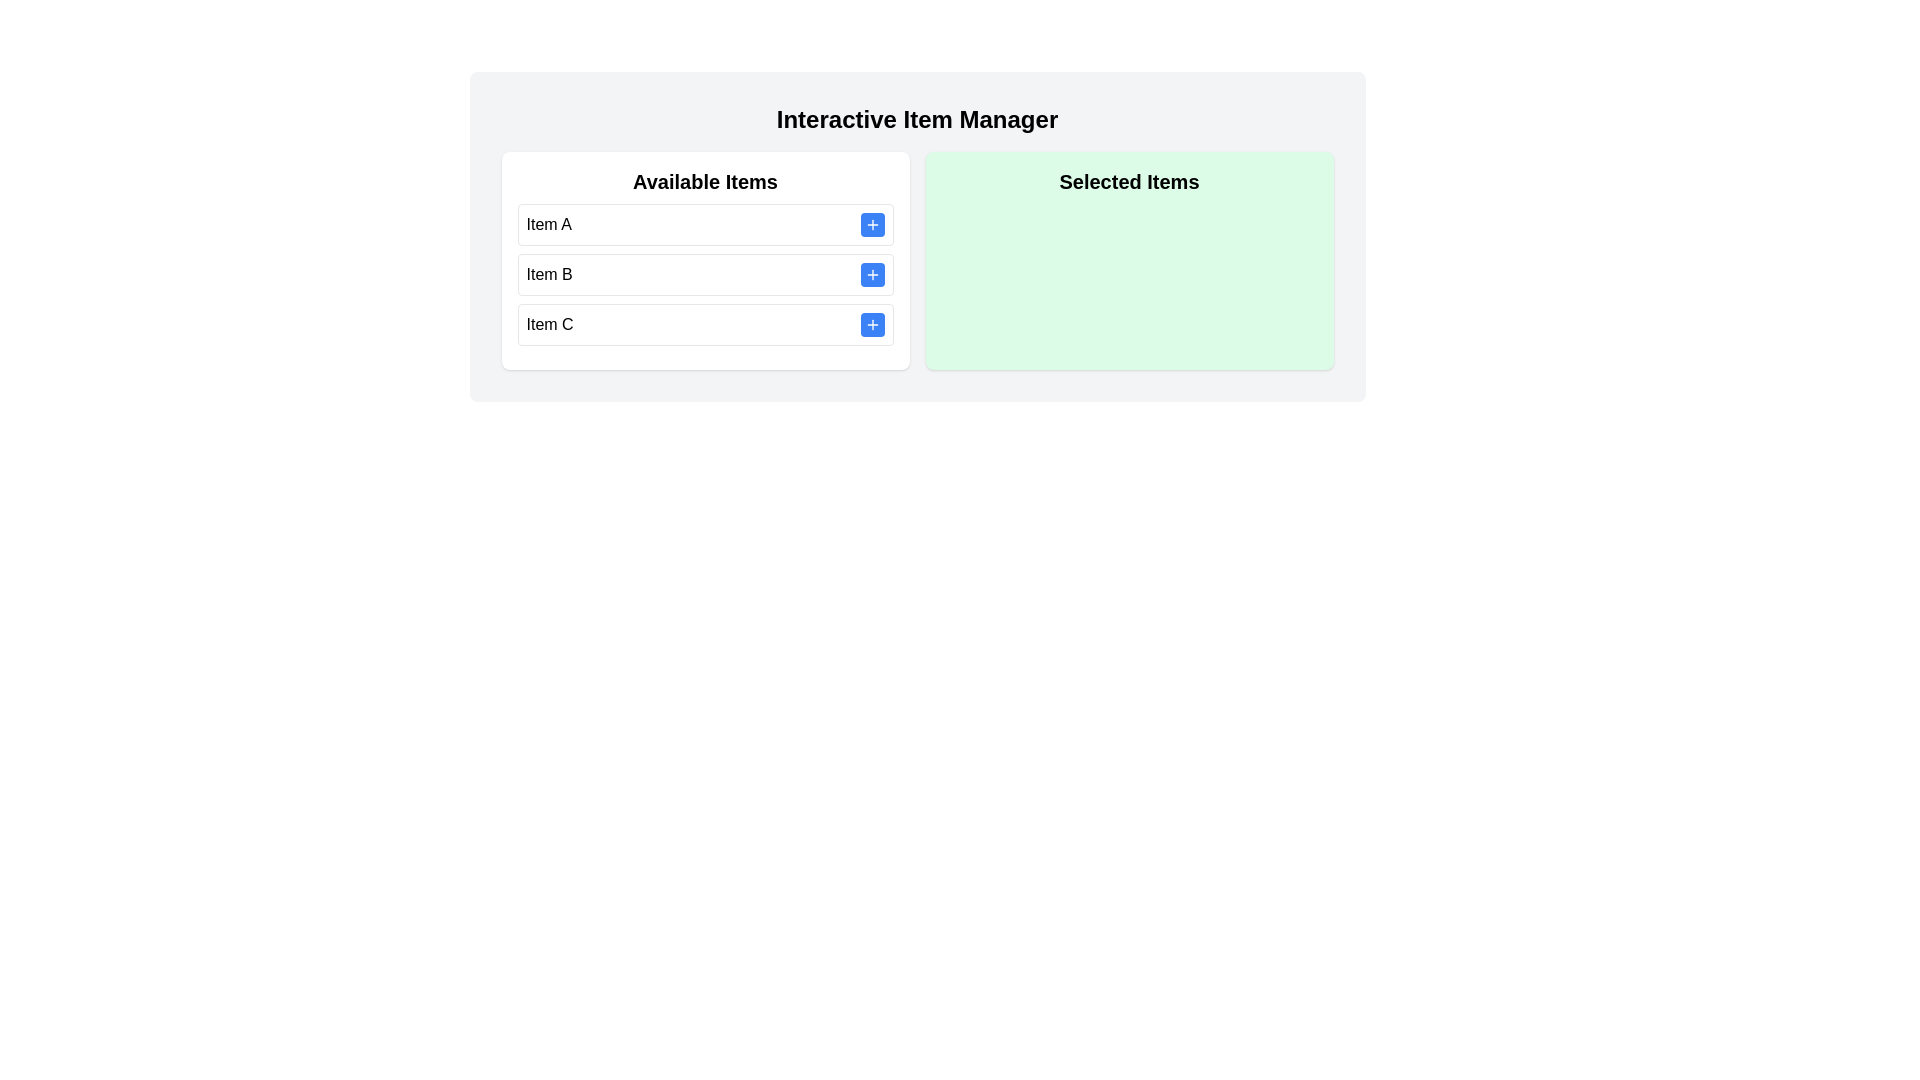  I want to click on the small square button with a blue background and a white '+' icon located to the right of the label 'Item A' in the 'Available Items' list, so click(872, 224).